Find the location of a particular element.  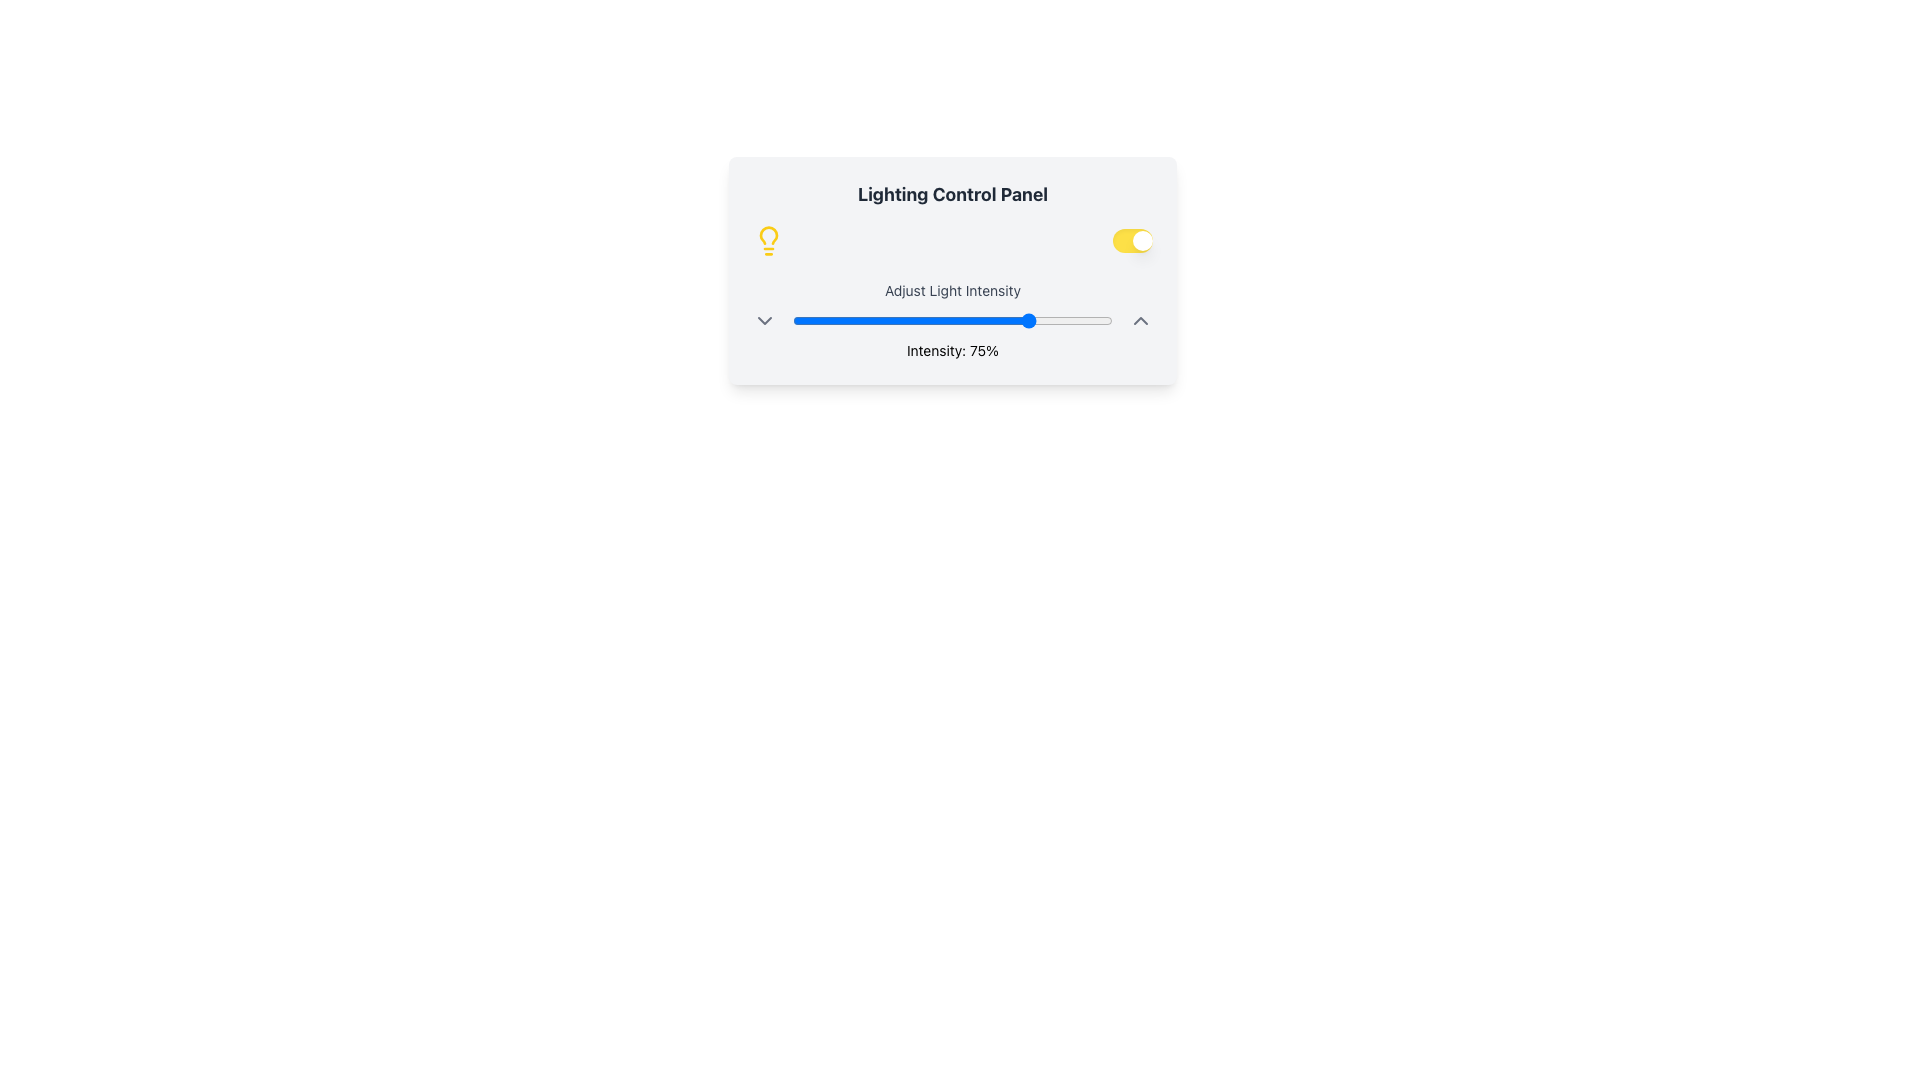

text label at the top center of the Lighting Control Panel, which serves as the header for the section below is located at coordinates (952, 195).